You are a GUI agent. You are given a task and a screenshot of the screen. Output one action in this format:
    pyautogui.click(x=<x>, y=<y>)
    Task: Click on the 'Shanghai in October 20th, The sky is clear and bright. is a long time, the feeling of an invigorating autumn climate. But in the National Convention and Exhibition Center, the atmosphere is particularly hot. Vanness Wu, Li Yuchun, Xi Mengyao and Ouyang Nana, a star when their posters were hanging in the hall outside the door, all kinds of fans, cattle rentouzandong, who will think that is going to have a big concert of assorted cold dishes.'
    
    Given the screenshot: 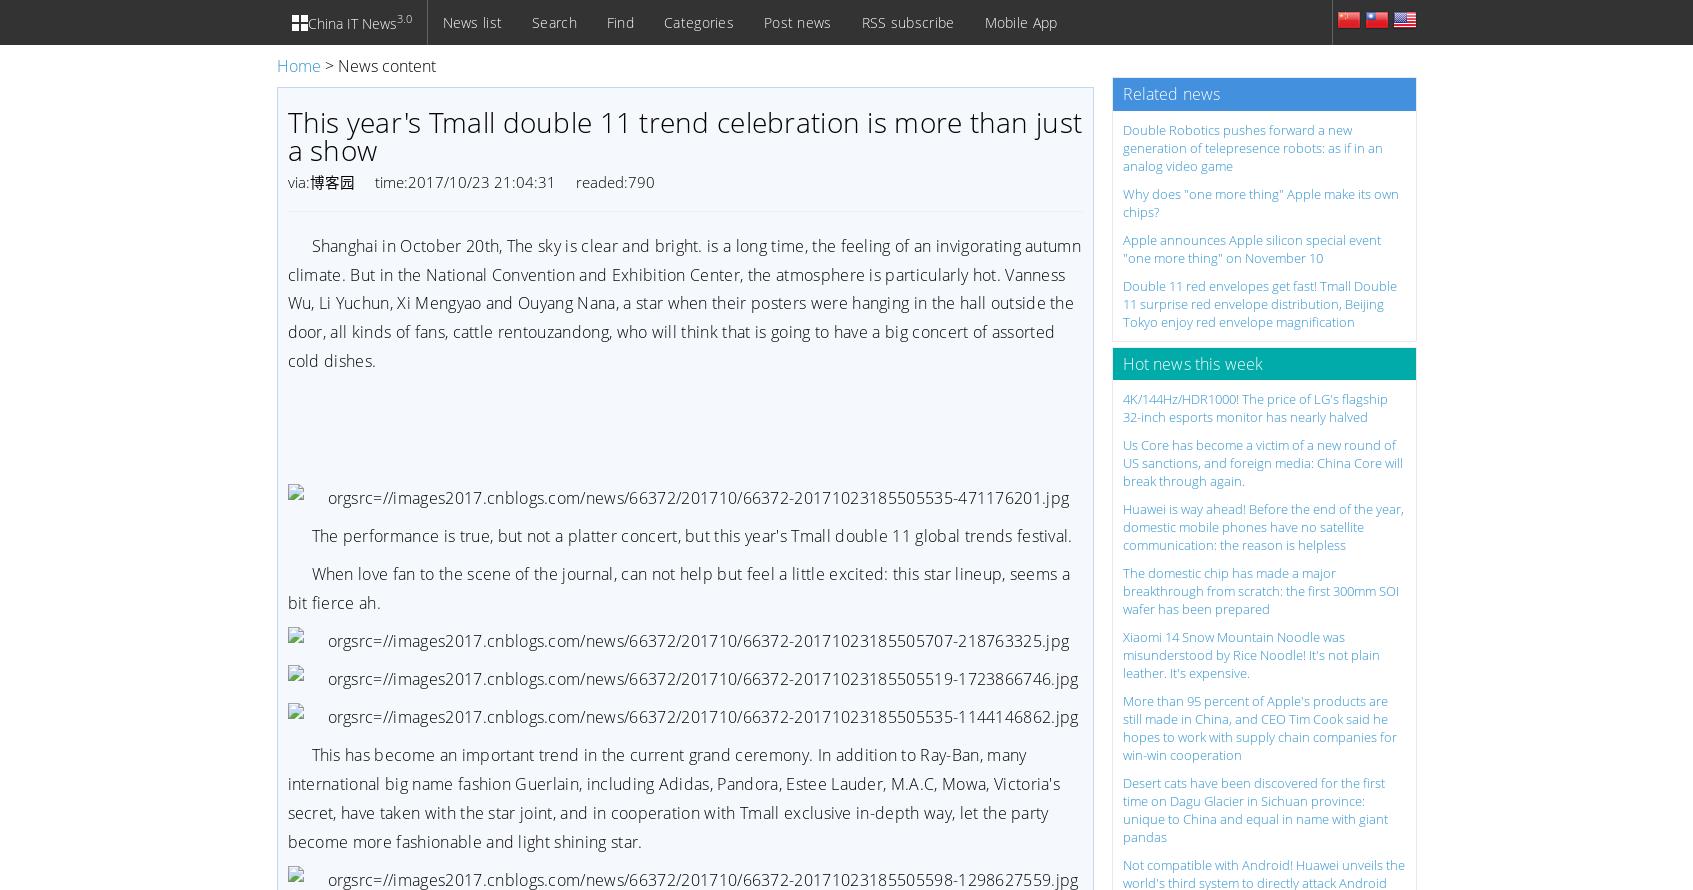 What is the action you would take?
    pyautogui.click(x=285, y=302)
    